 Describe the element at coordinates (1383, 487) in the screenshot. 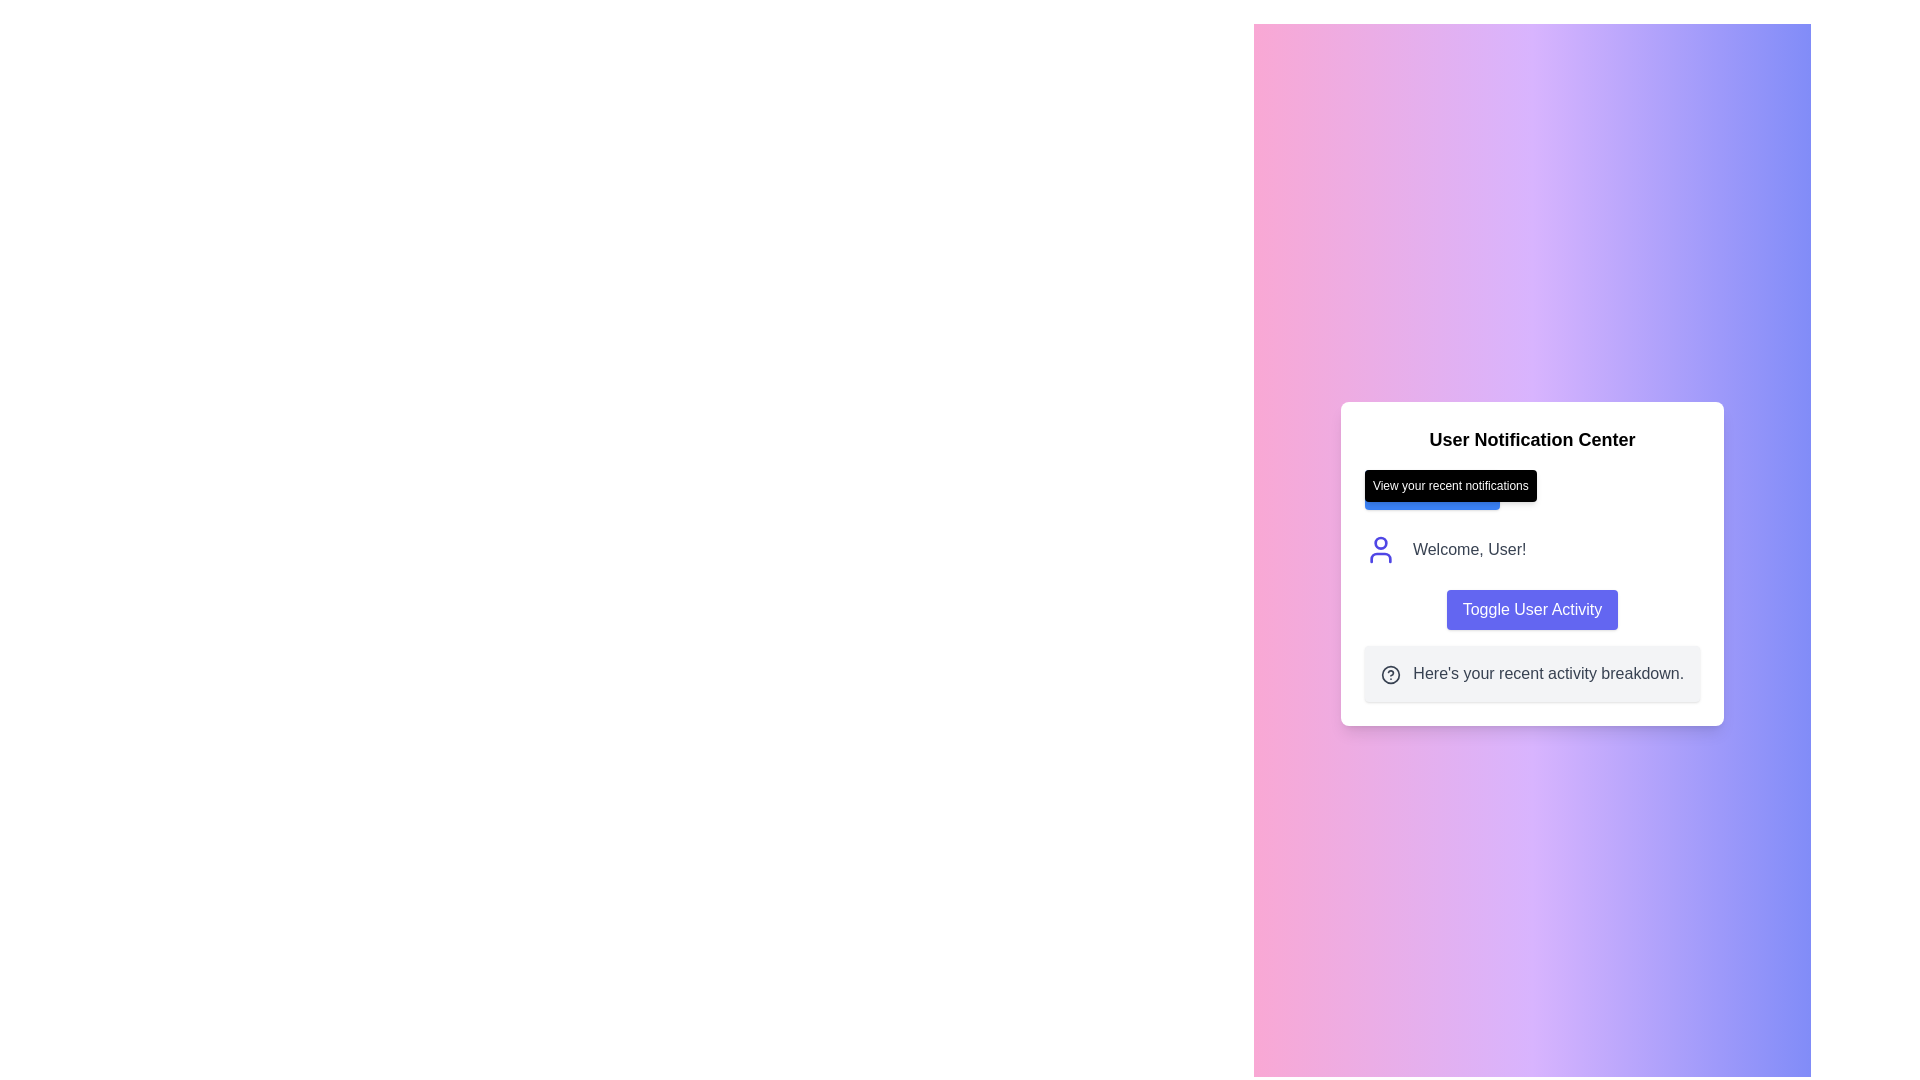

I see `the lower middle section of the bell-shaped icon representing notifications in the User Notification Center panel` at that location.